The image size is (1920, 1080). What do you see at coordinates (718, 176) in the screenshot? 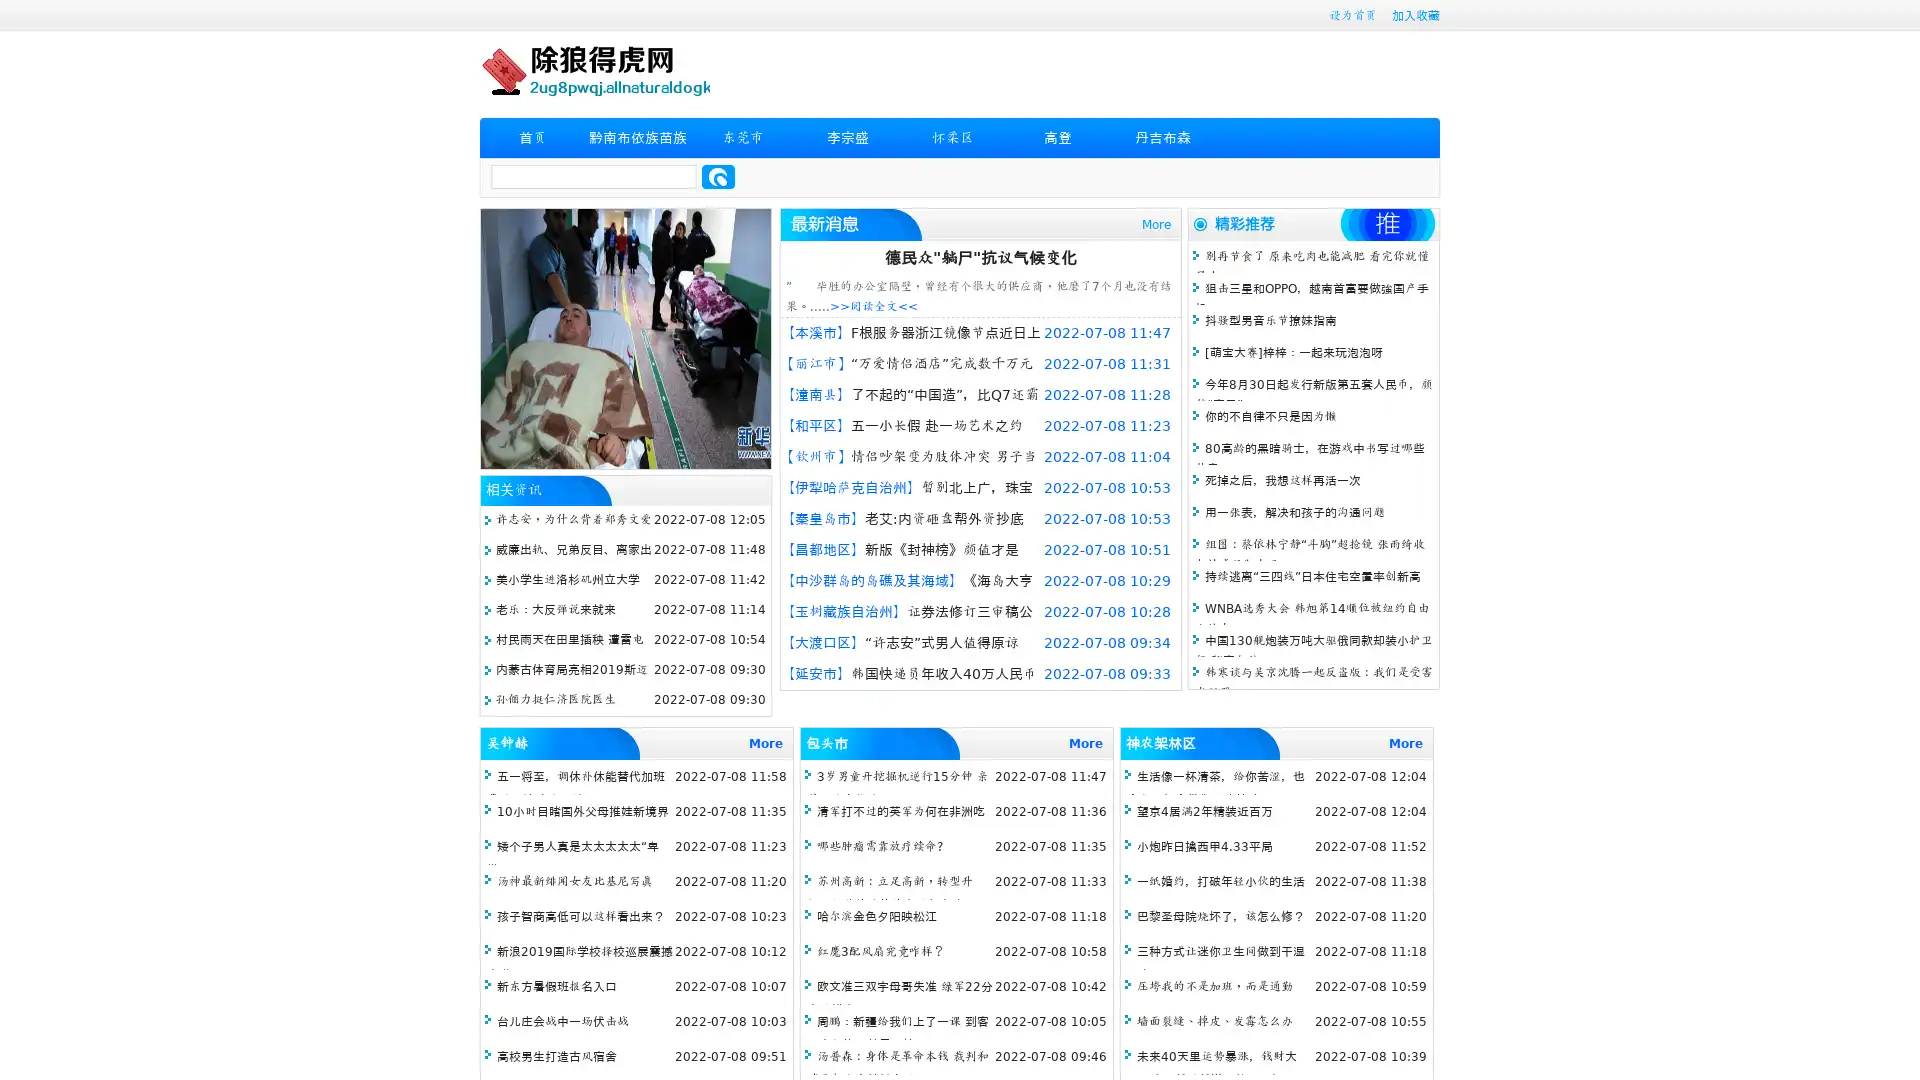
I see `Search` at bounding box center [718, 176].